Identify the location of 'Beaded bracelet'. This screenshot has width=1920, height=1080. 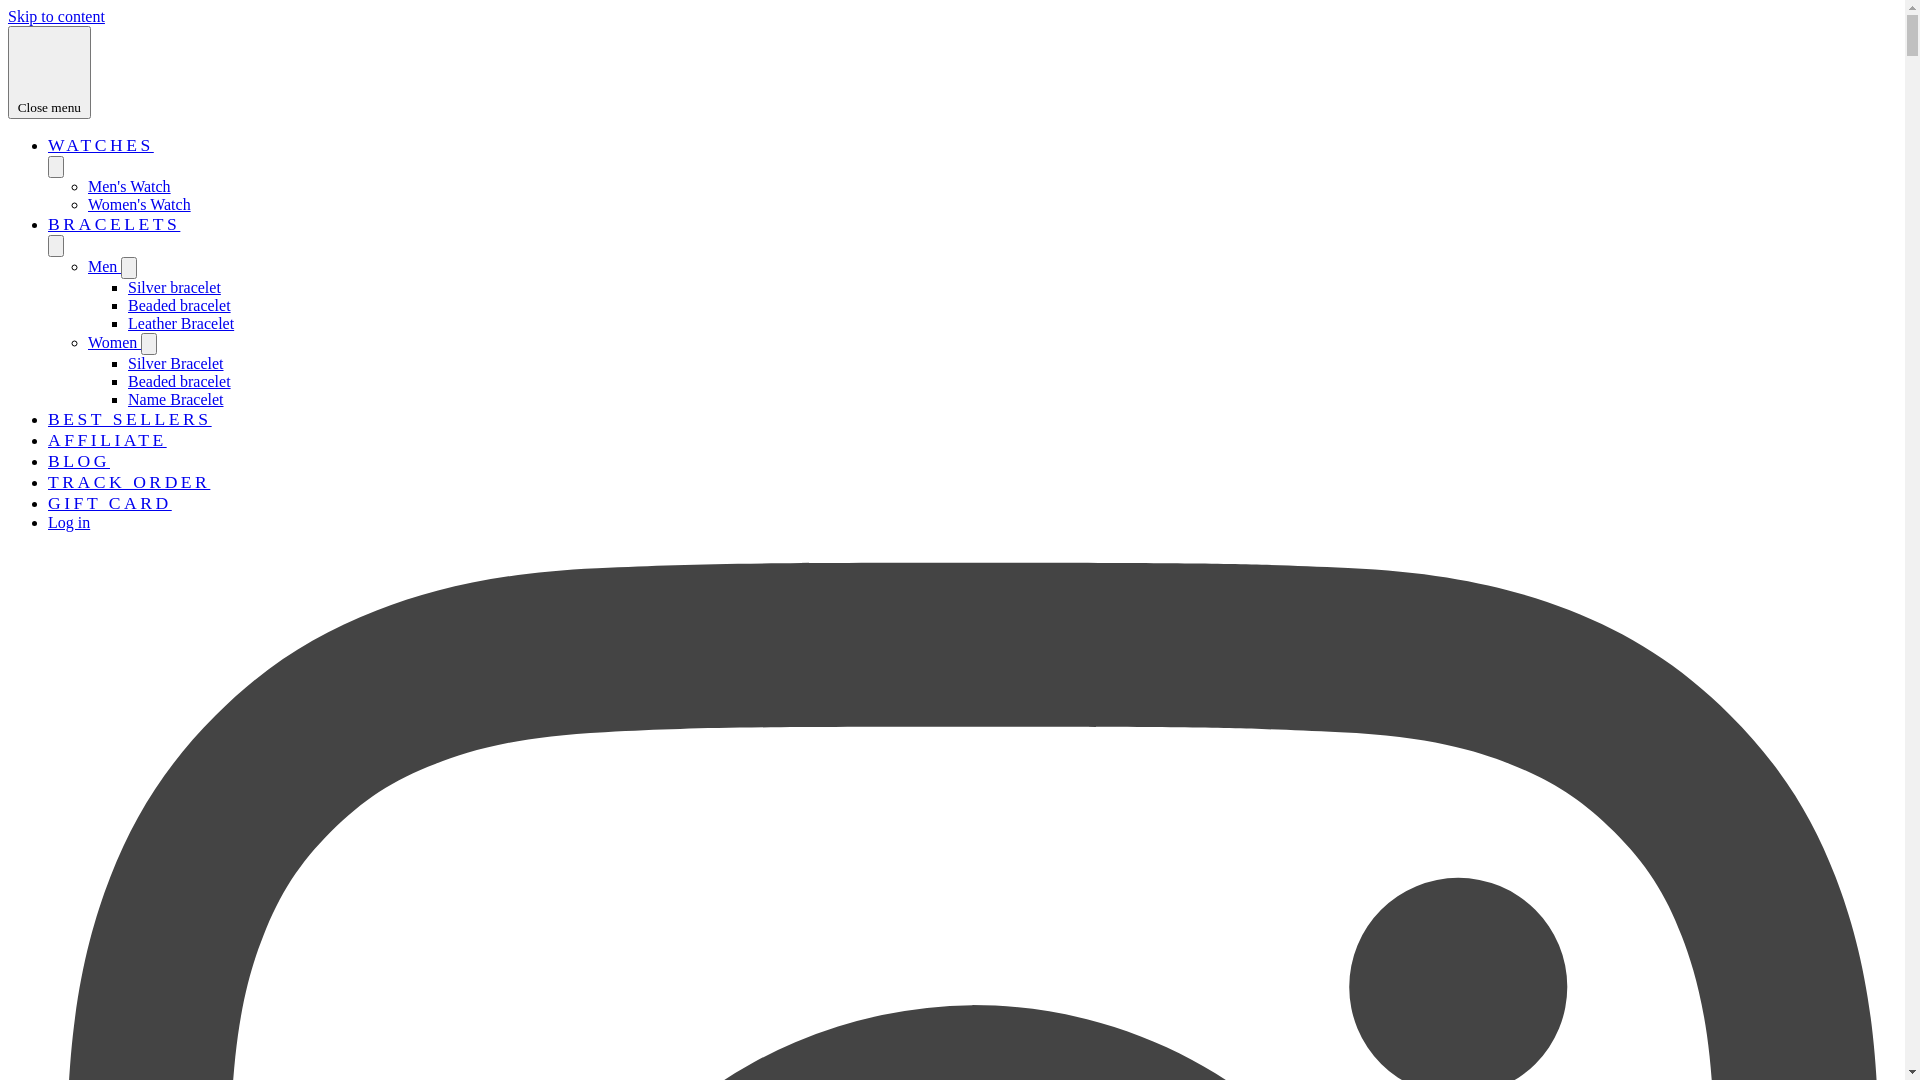
(179, 381).